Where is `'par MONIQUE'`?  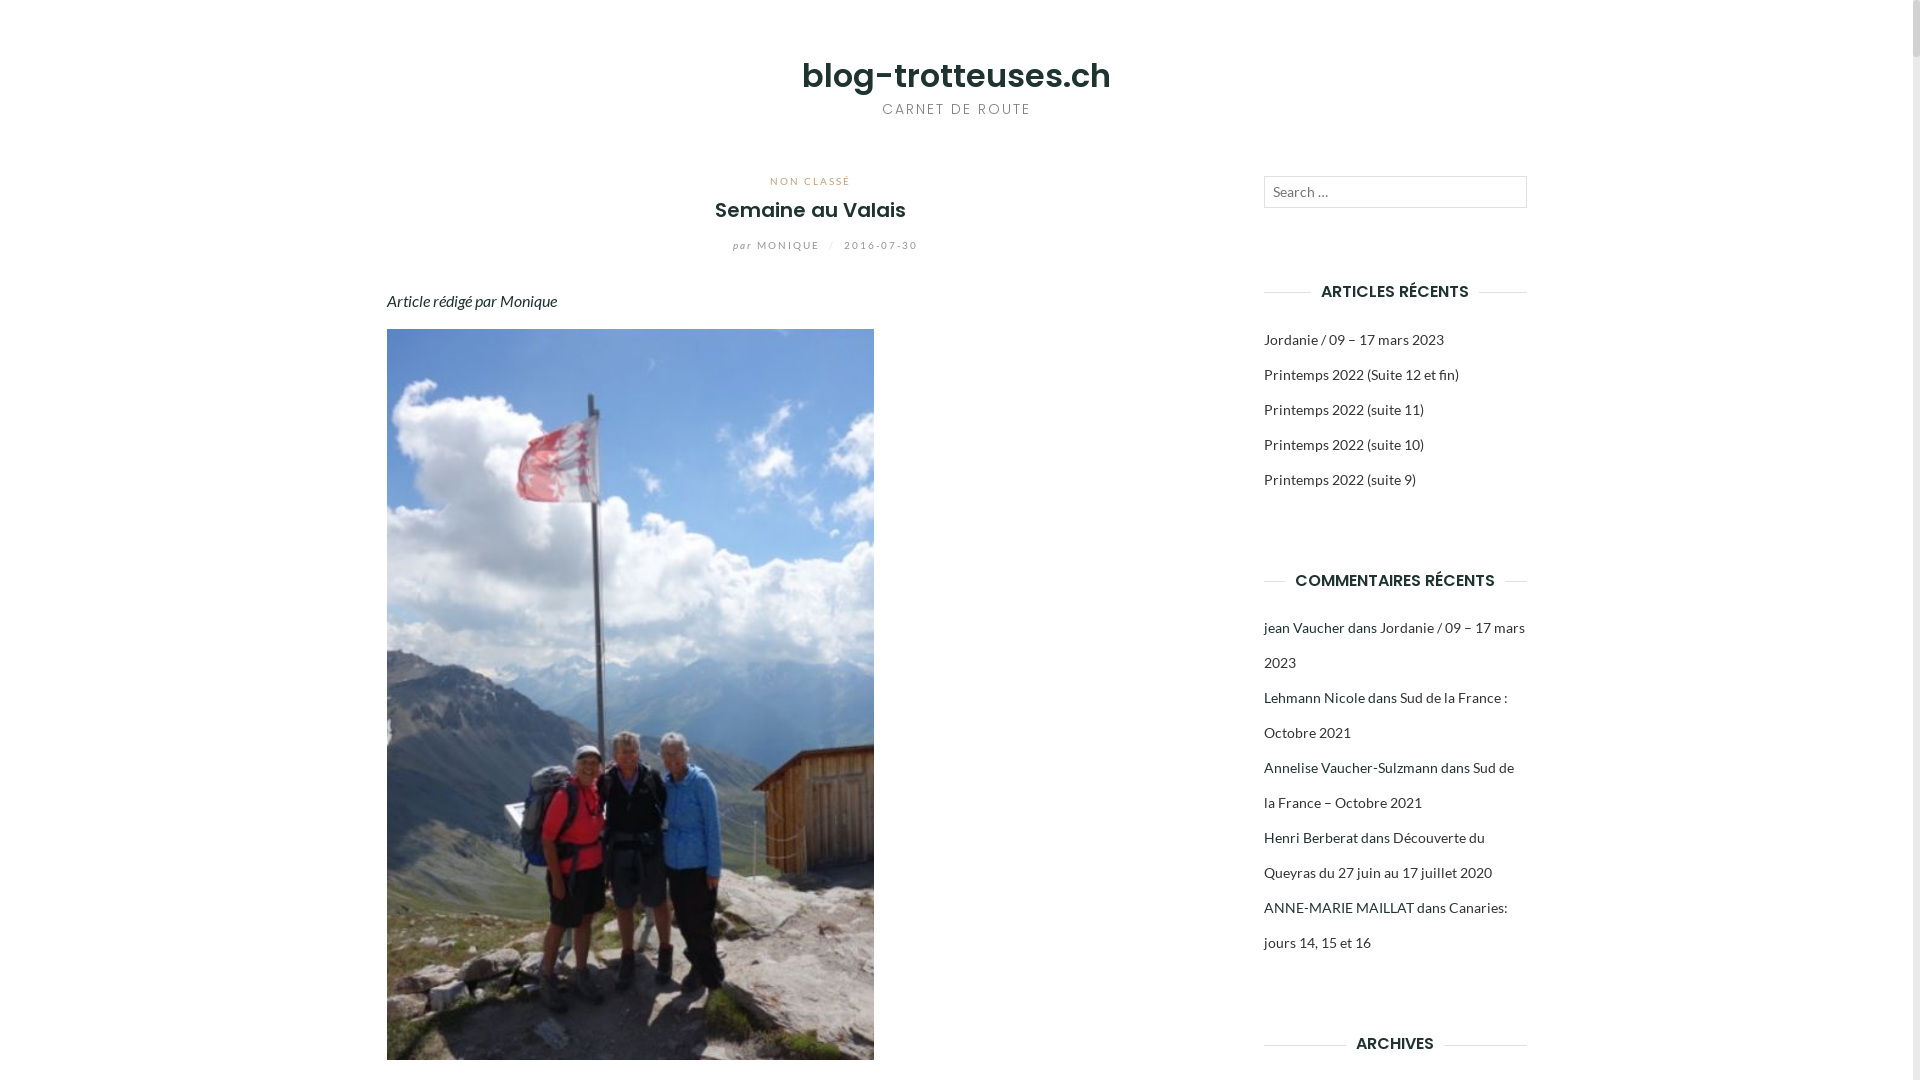
'par MONIQUE' is located at coordinates (762, 244).